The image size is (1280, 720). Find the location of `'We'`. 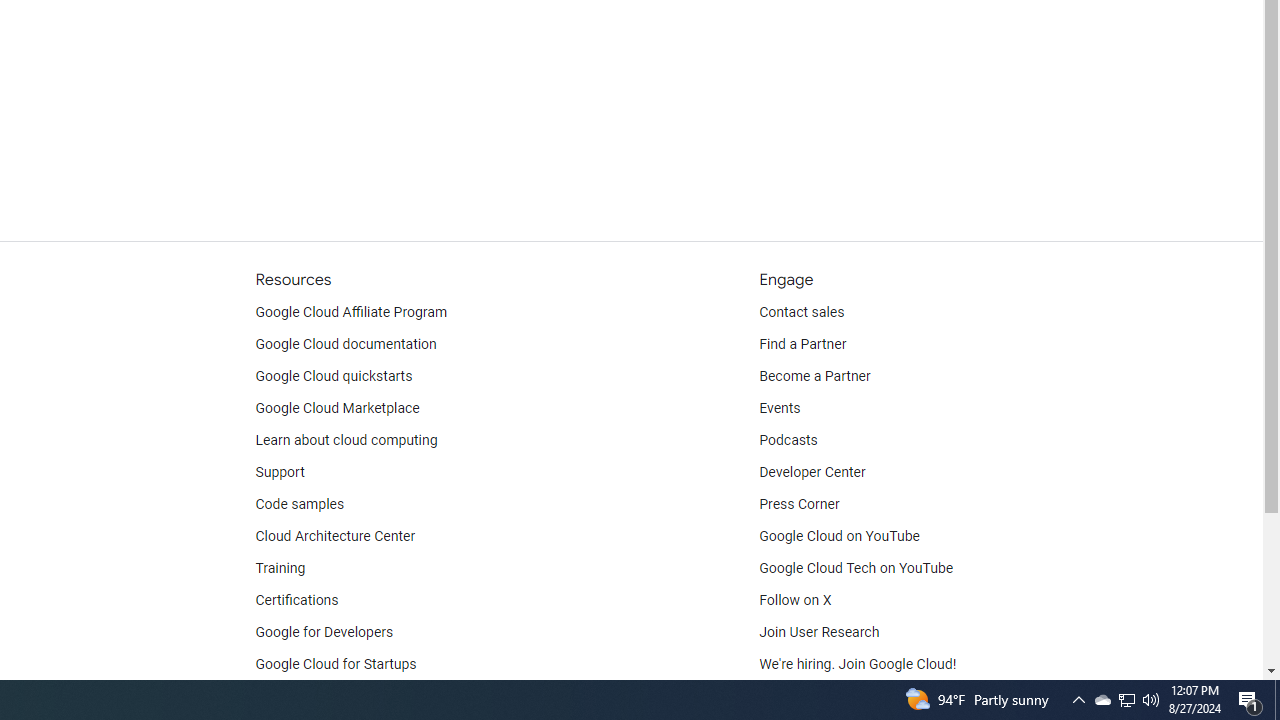

'We' is located at coordinates (858, 664).